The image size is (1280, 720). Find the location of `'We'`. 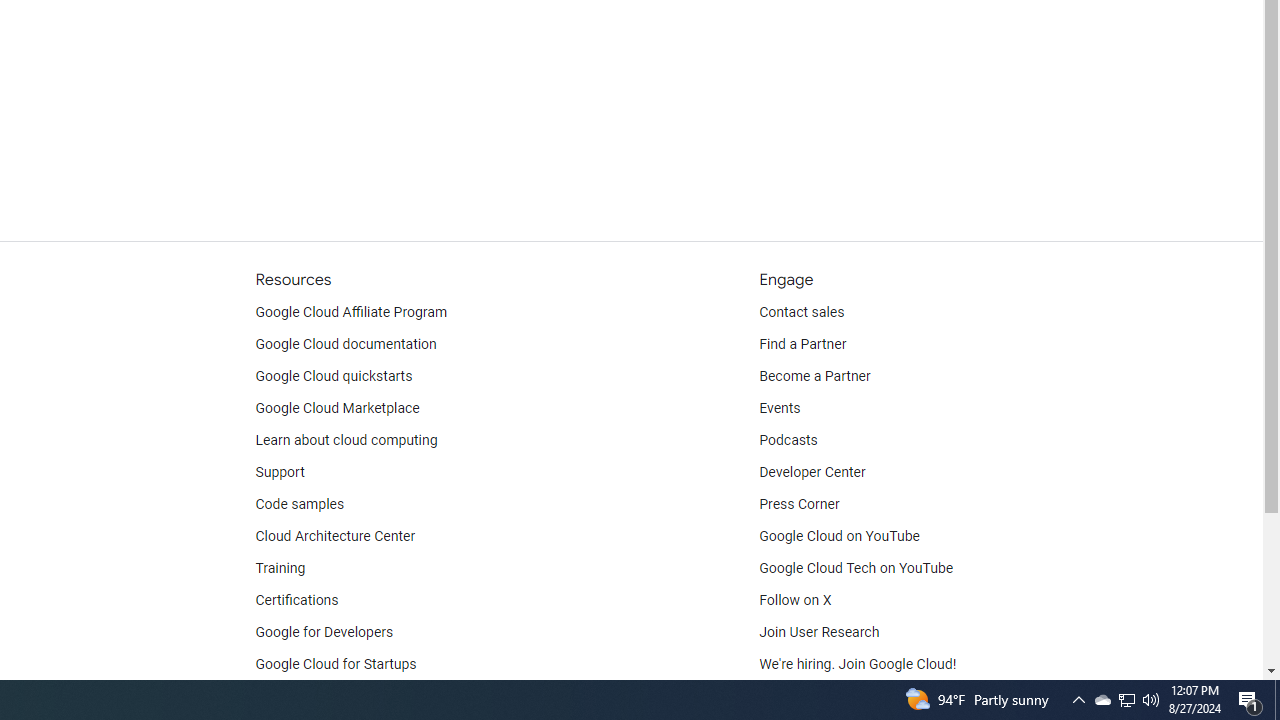

'We' is located at coordinates (858, 664).